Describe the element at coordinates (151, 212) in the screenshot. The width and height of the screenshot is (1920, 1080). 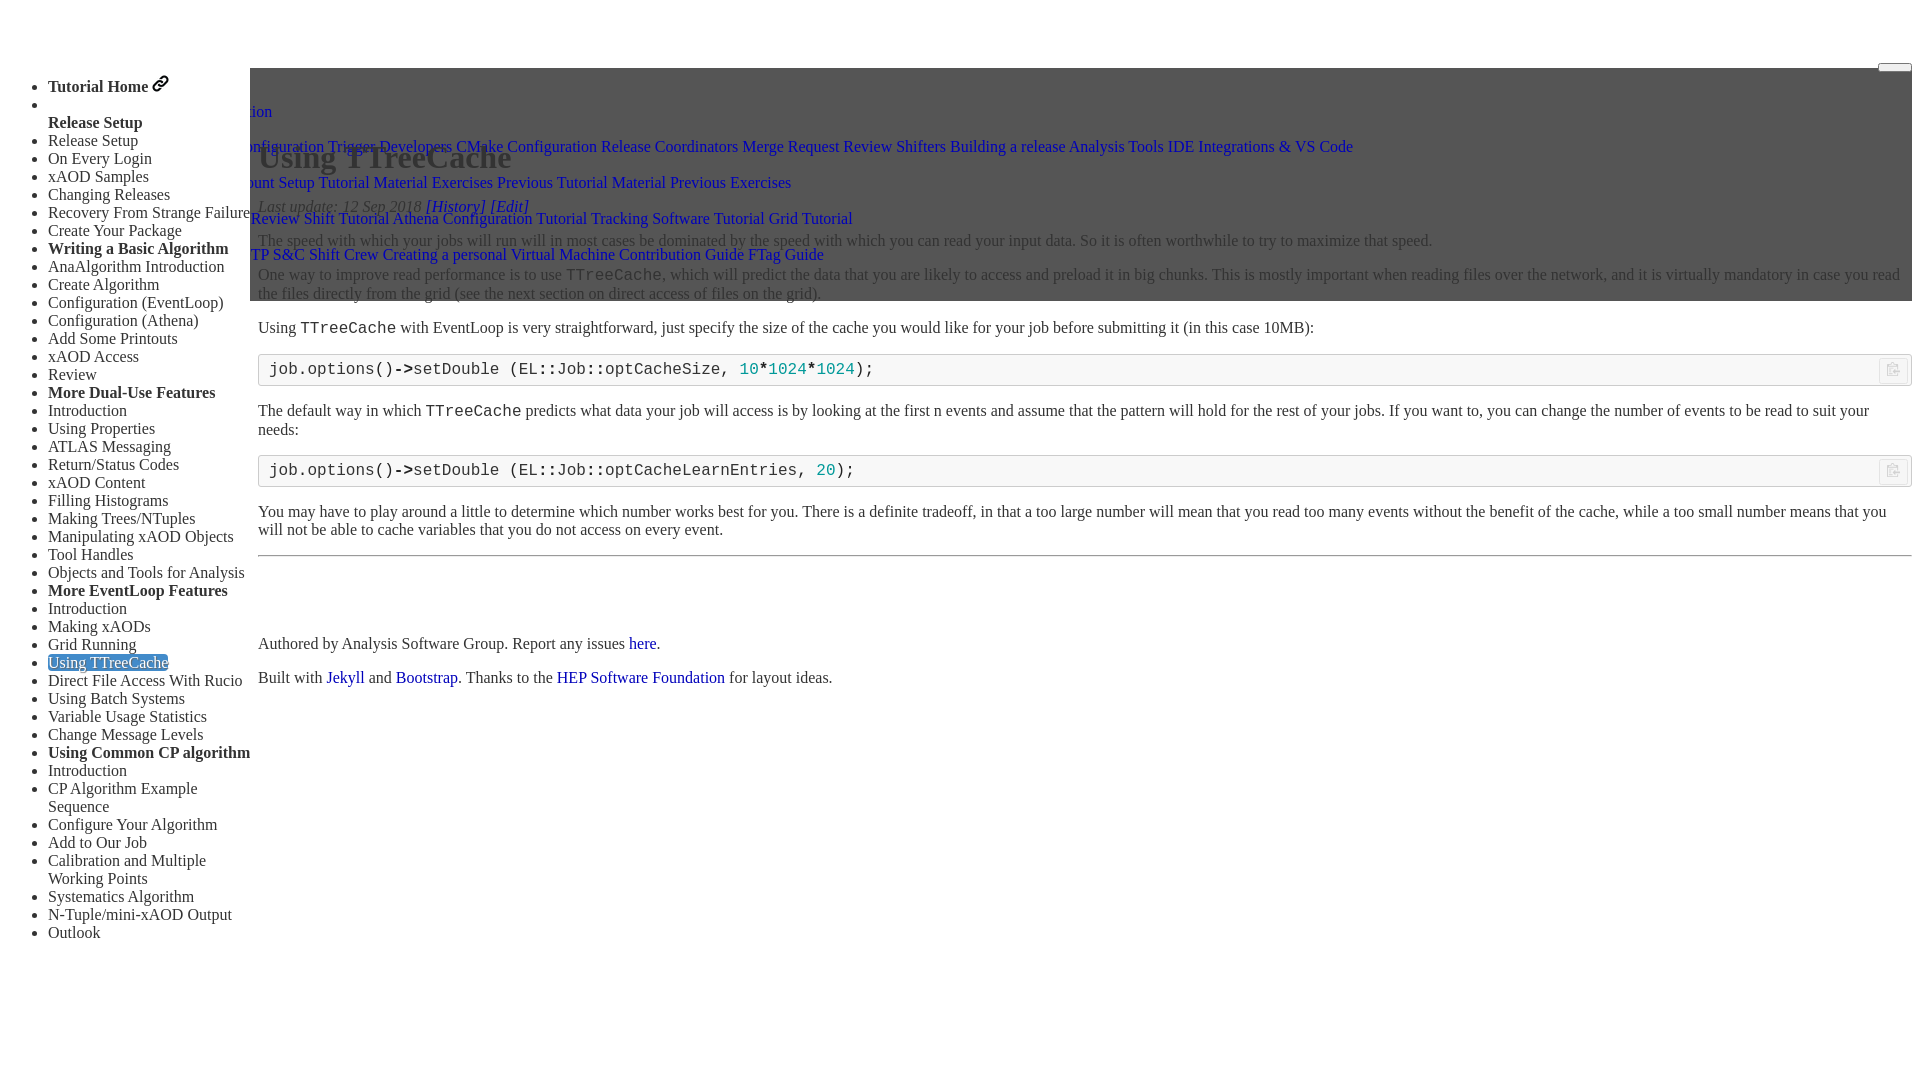
I see `'Recovery From Strange Failures'` at that location.